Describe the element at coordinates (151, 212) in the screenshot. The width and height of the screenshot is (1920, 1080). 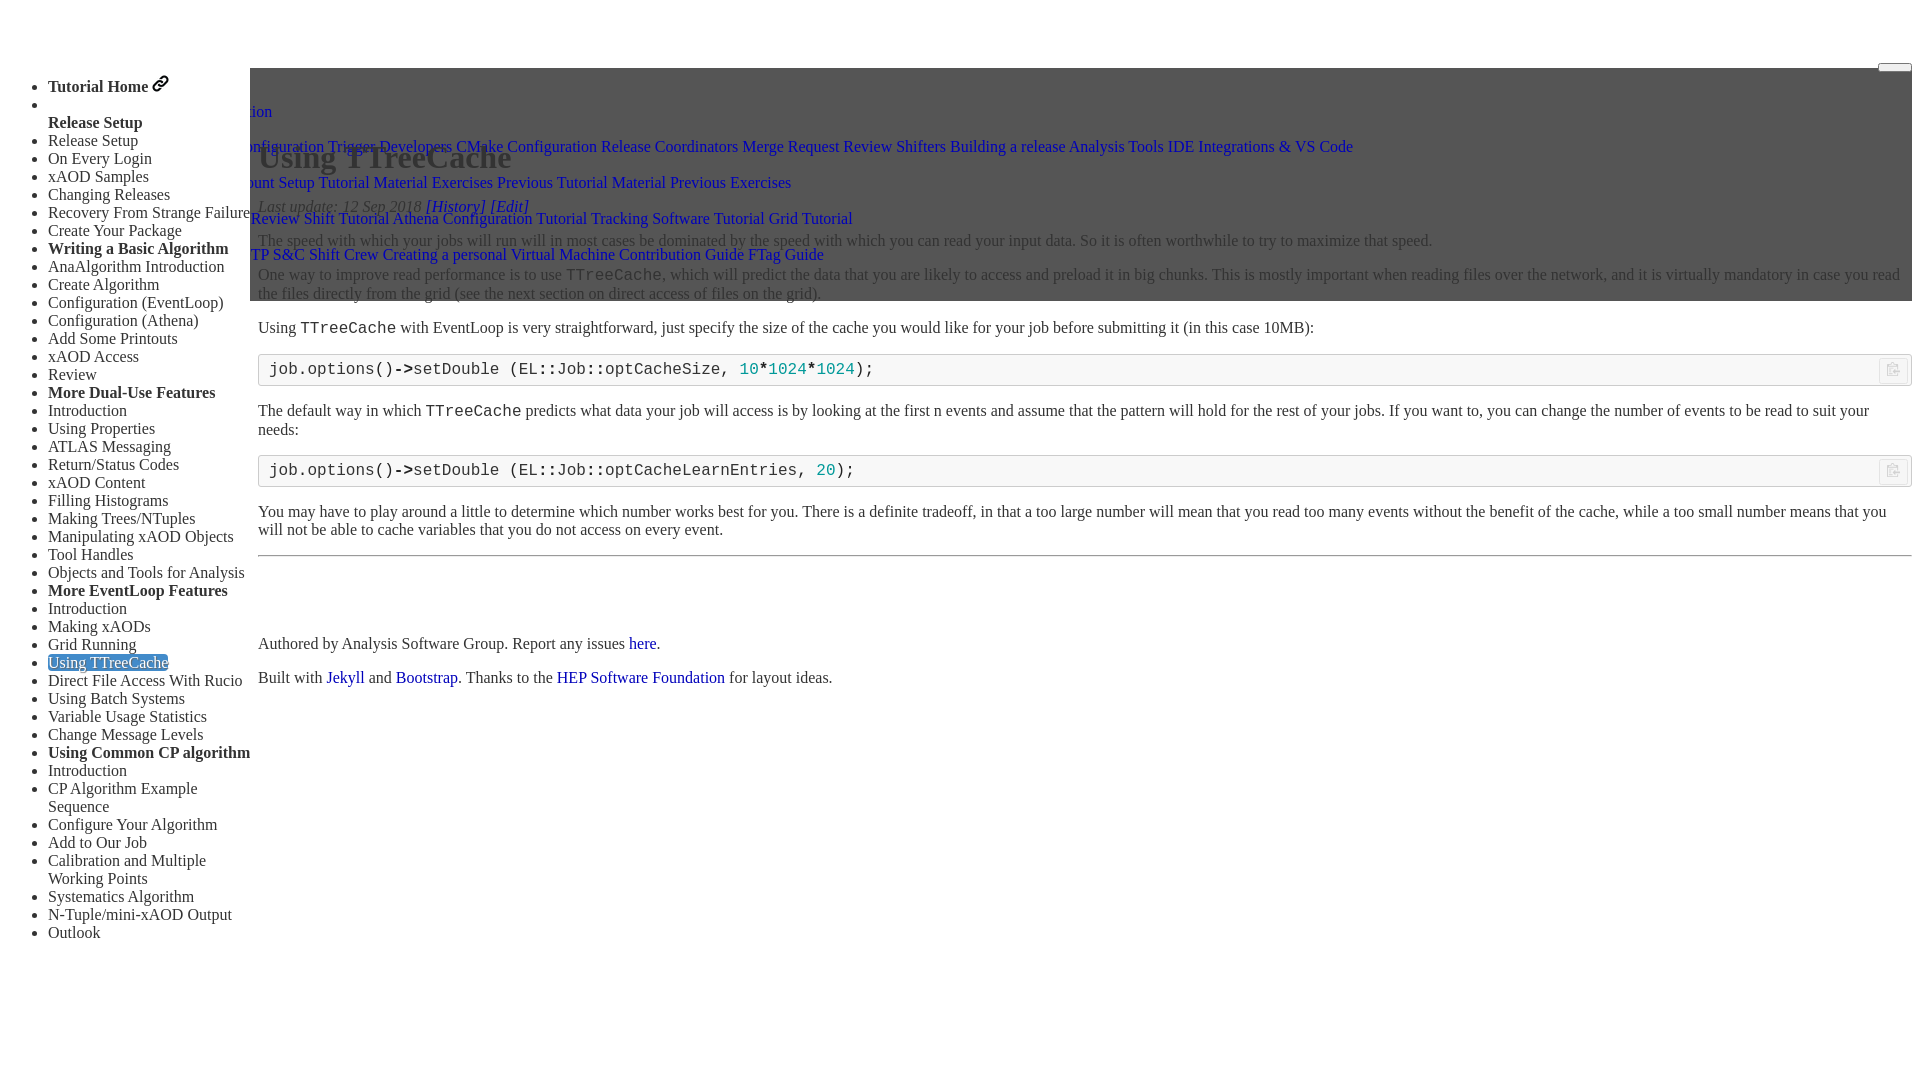
I see `'Recovery From Strange Failures'` at that location.